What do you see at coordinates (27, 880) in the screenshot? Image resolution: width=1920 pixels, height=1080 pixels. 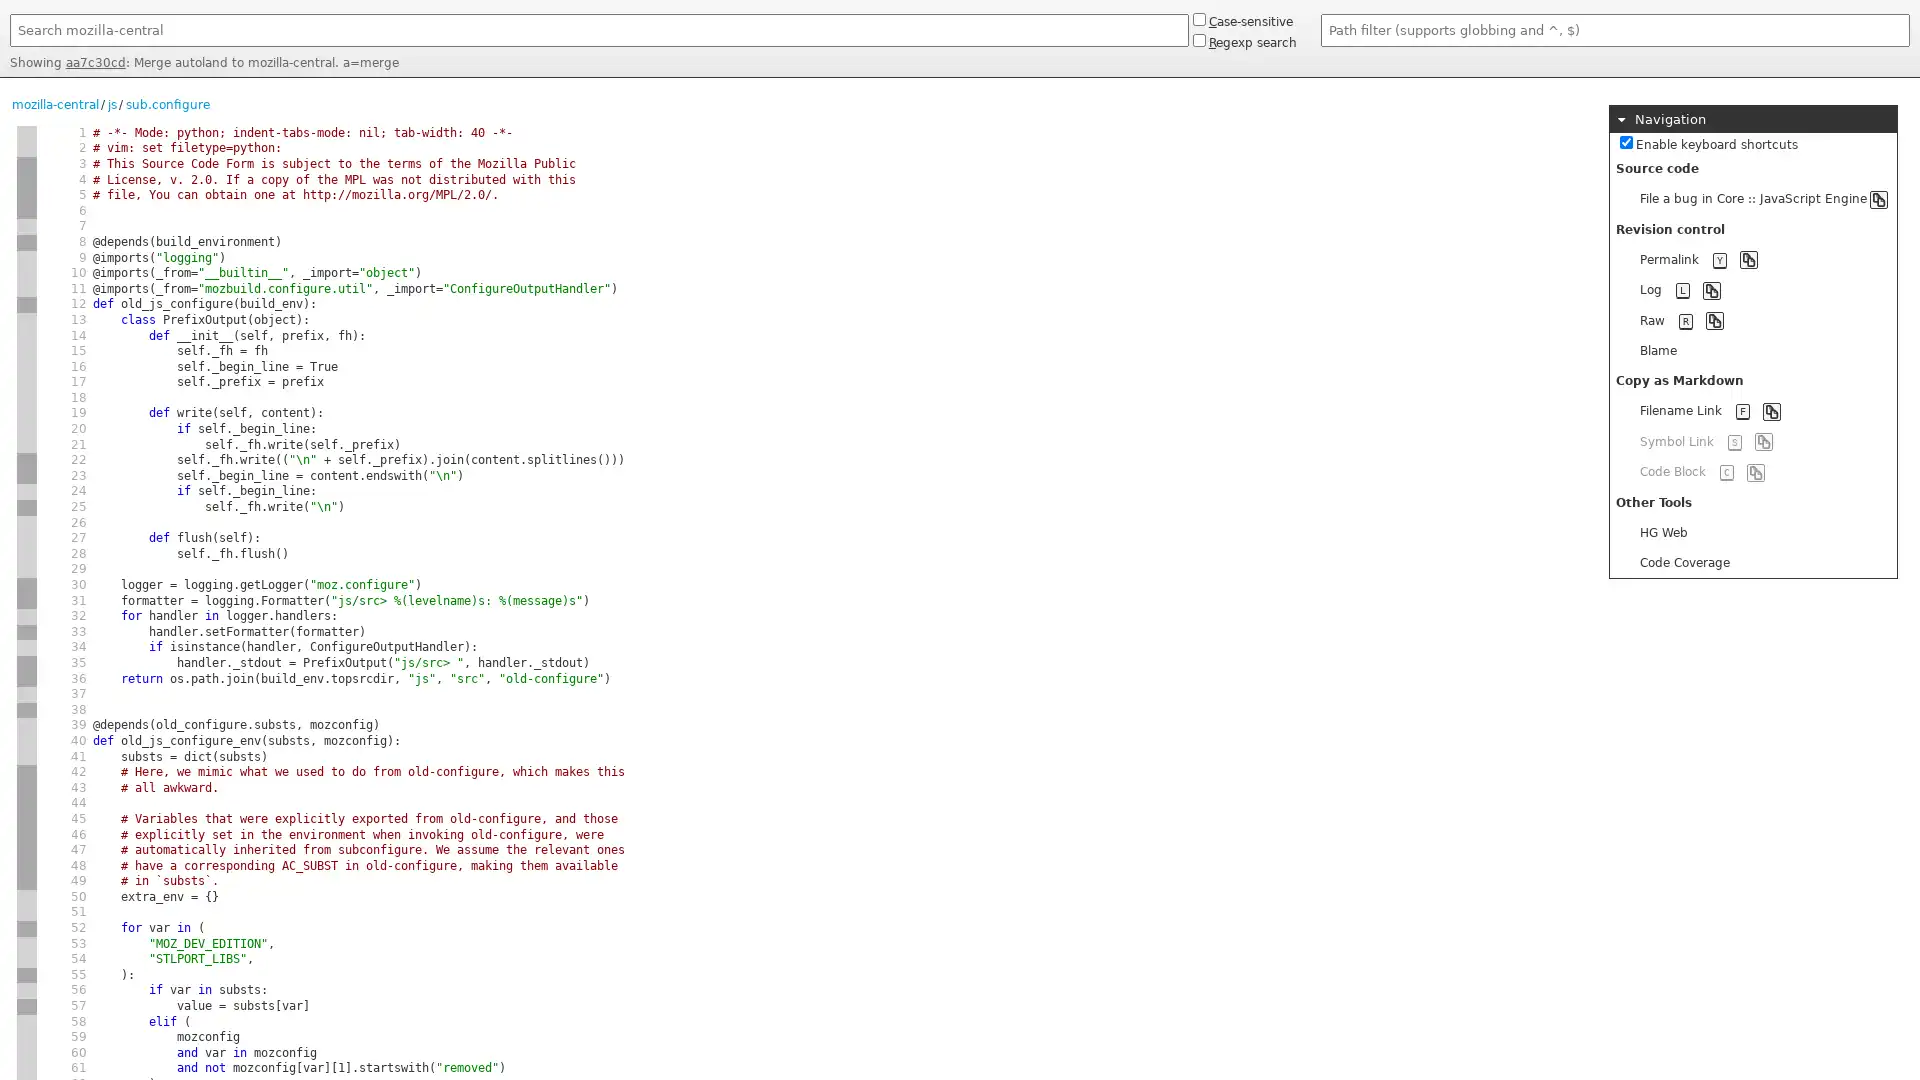 I see `same hash 2` at bounding box center [27, 880].